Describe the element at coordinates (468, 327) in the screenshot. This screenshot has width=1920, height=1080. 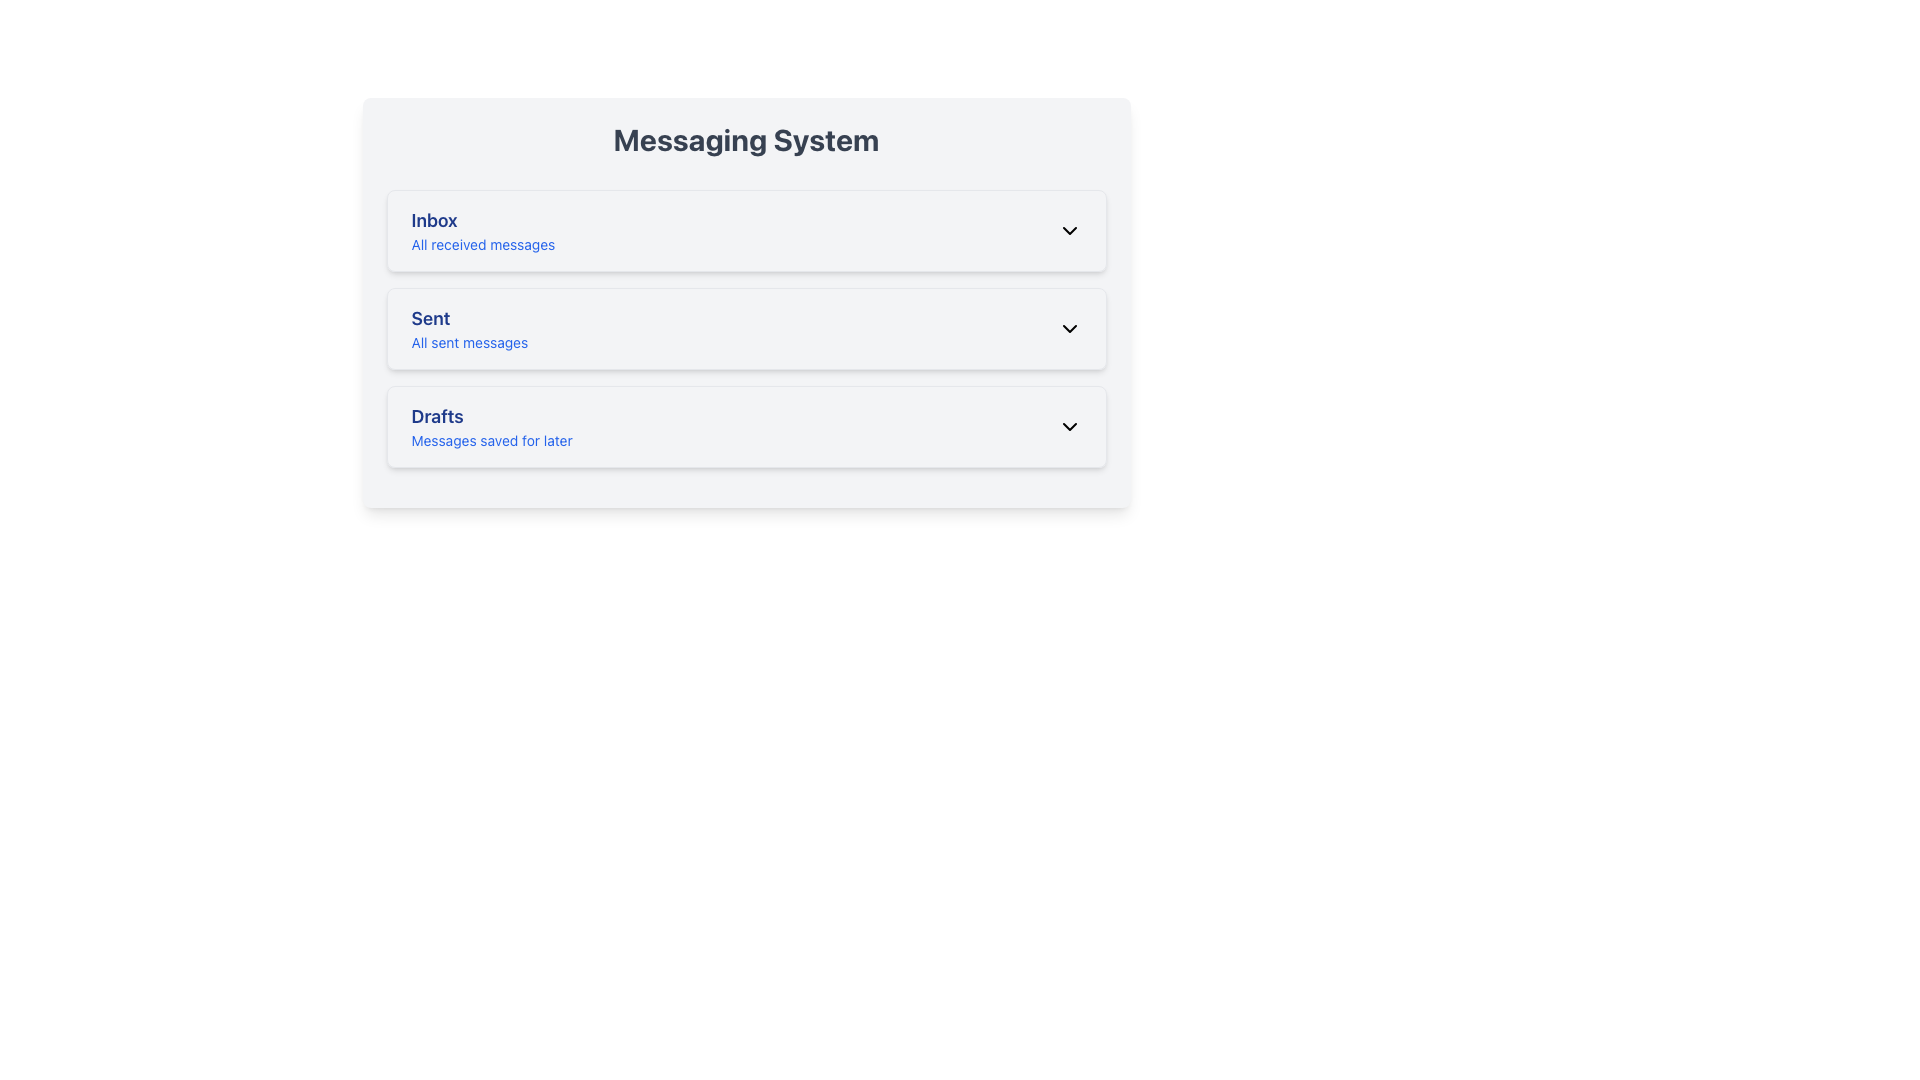
I see `the 'Sent' section of the text block, which prominently displays the title 'Sent' in larger and bold blue font` at that location.